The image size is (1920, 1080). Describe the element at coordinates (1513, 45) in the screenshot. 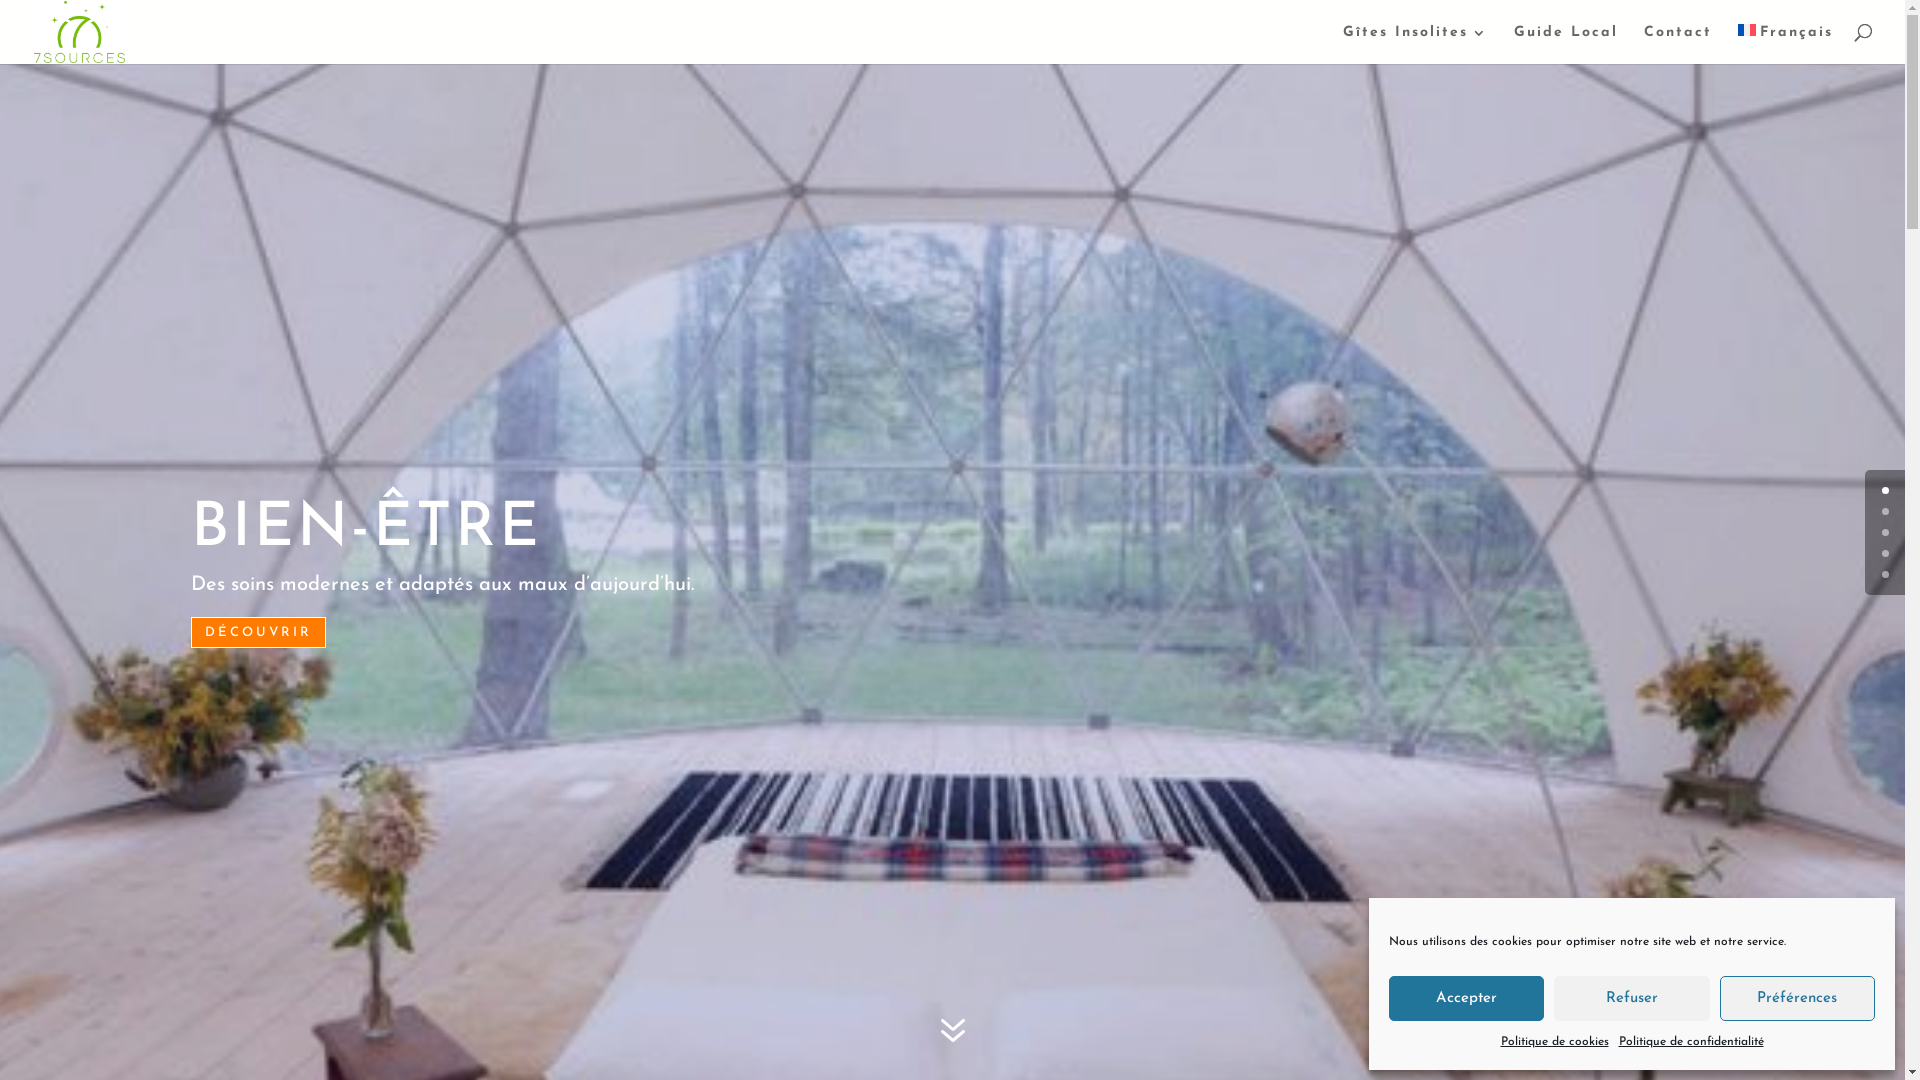

I see `'Guide Local'` at that location.